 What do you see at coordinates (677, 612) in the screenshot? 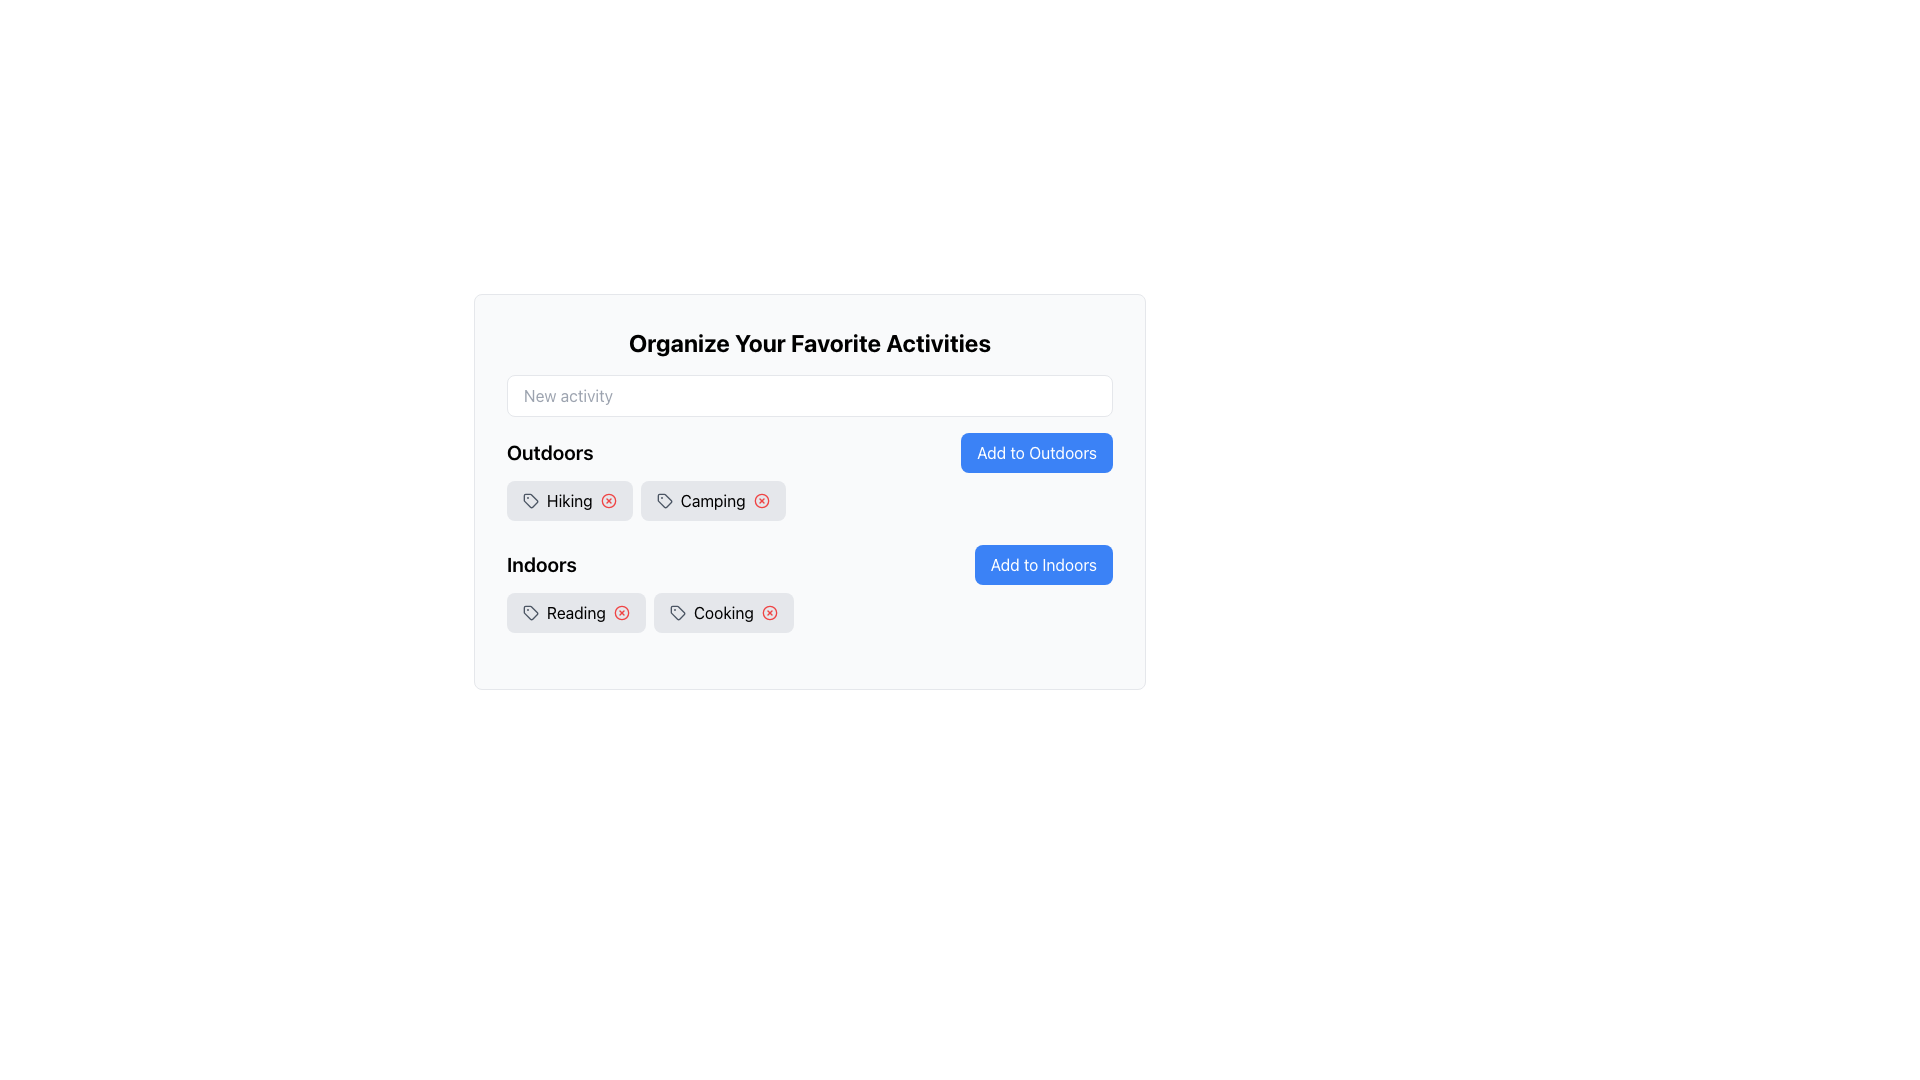
I see `small circular tag outline icon located to the left of the 'Cooking' button under the 'Indoors' section` at bounding box center [677, 612].